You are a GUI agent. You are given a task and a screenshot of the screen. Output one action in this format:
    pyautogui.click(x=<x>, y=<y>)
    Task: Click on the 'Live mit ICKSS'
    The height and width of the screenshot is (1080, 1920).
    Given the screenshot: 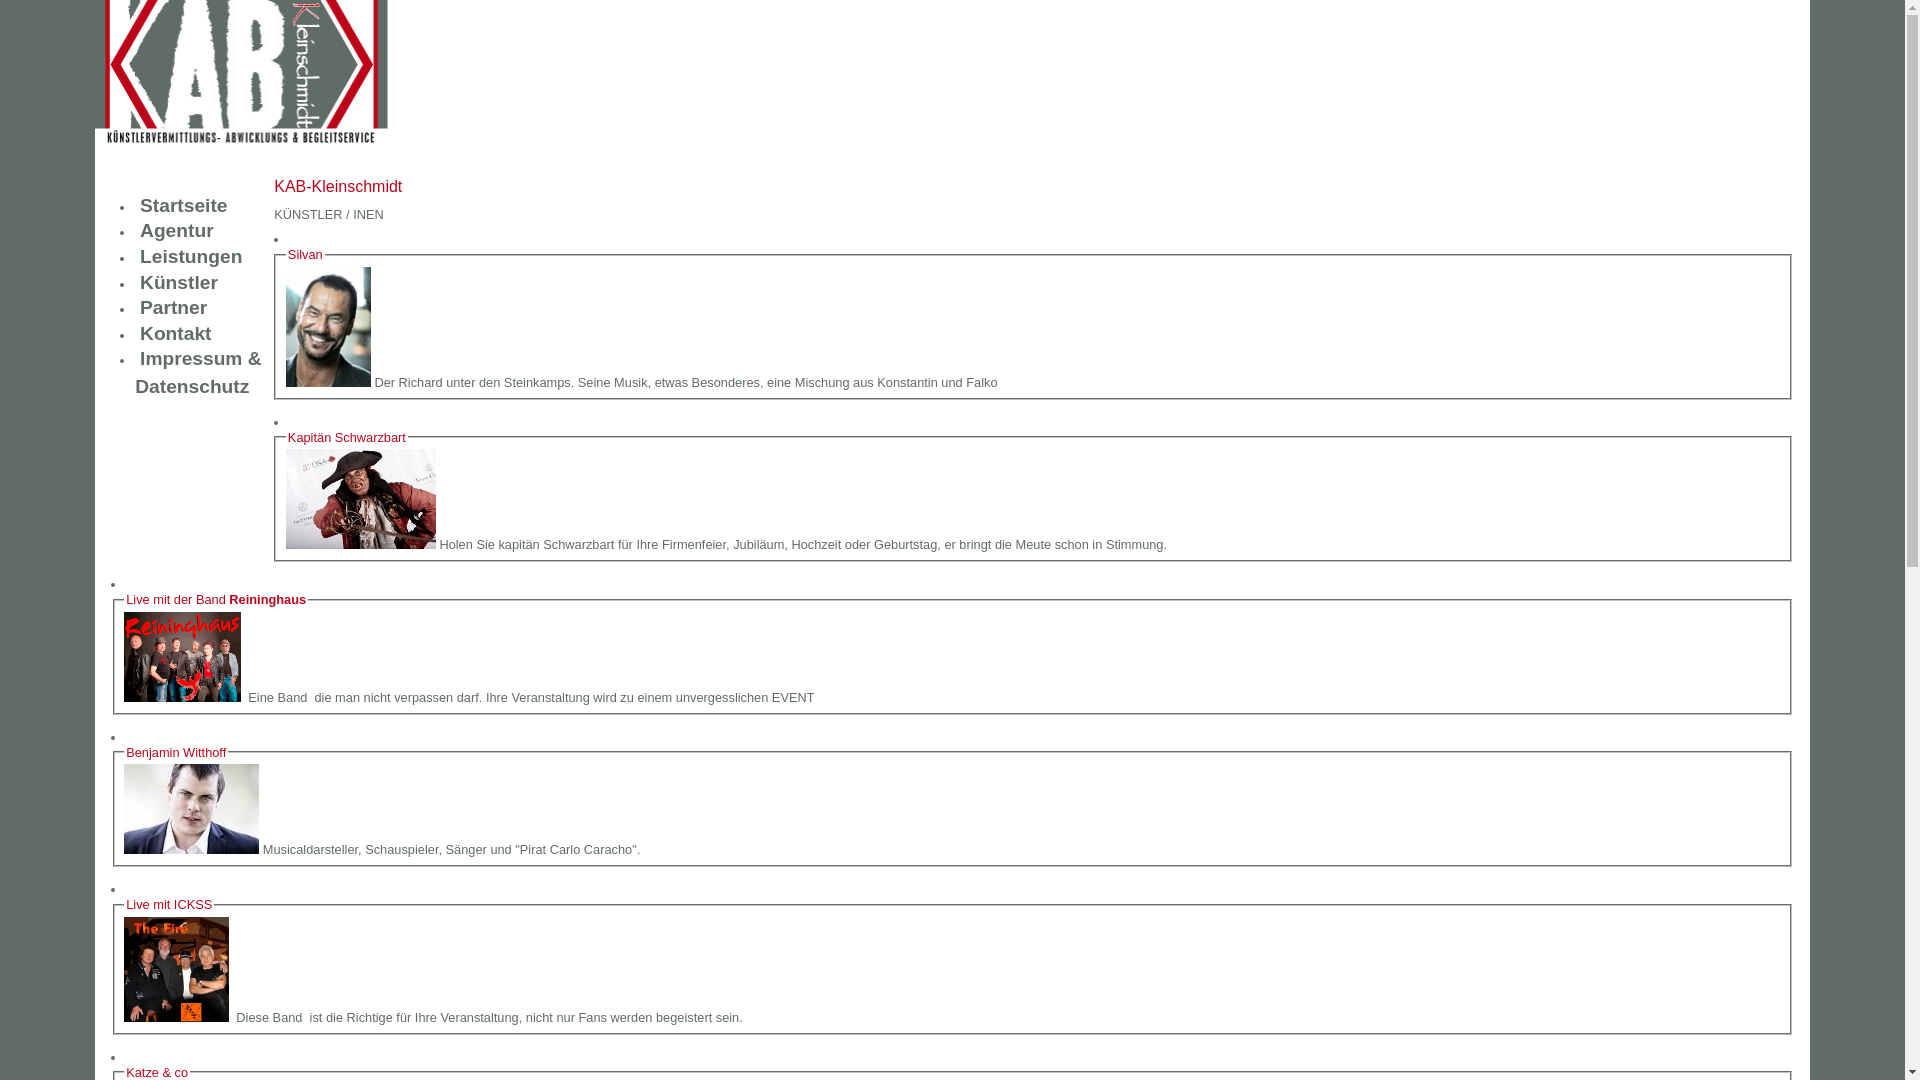 What is the action you would take?
    pyautogui.click(x=168, y=904)
    